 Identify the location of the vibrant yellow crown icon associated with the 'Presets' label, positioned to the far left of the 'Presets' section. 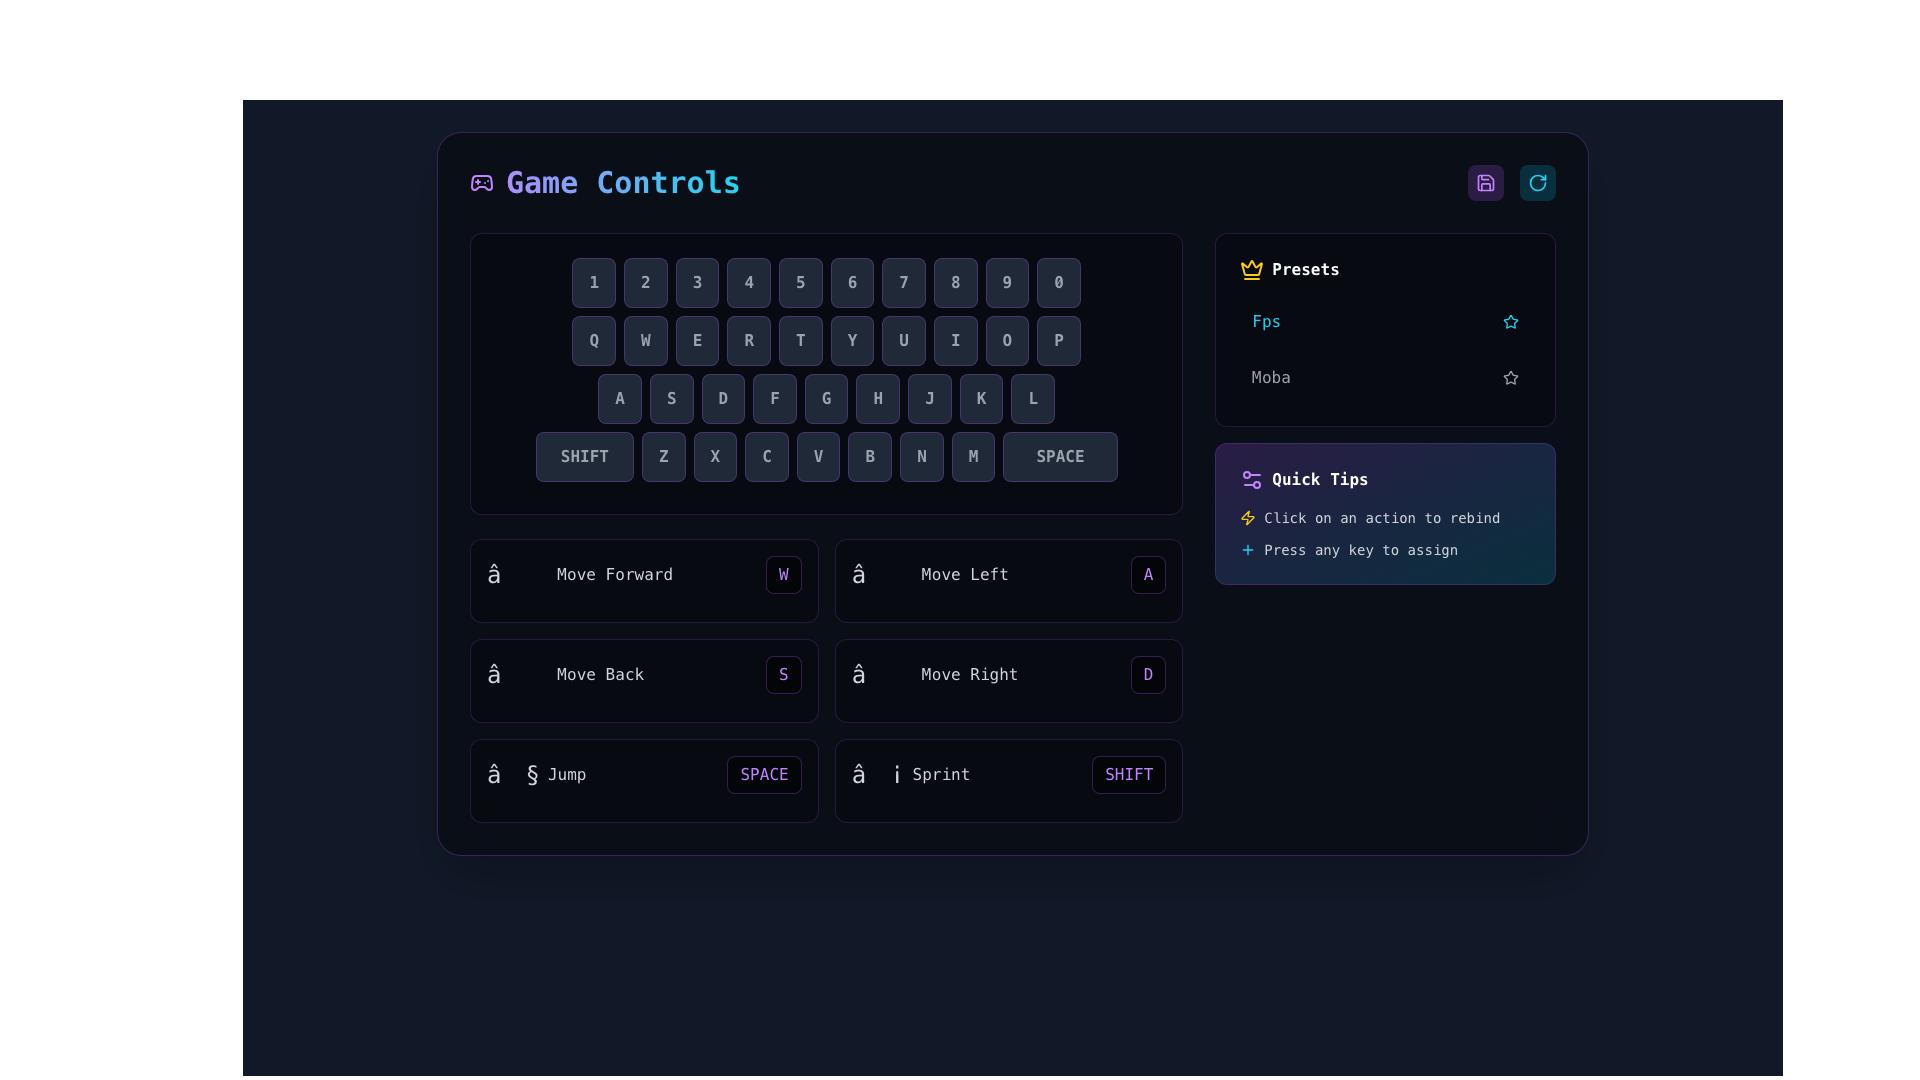
(1251, 270).